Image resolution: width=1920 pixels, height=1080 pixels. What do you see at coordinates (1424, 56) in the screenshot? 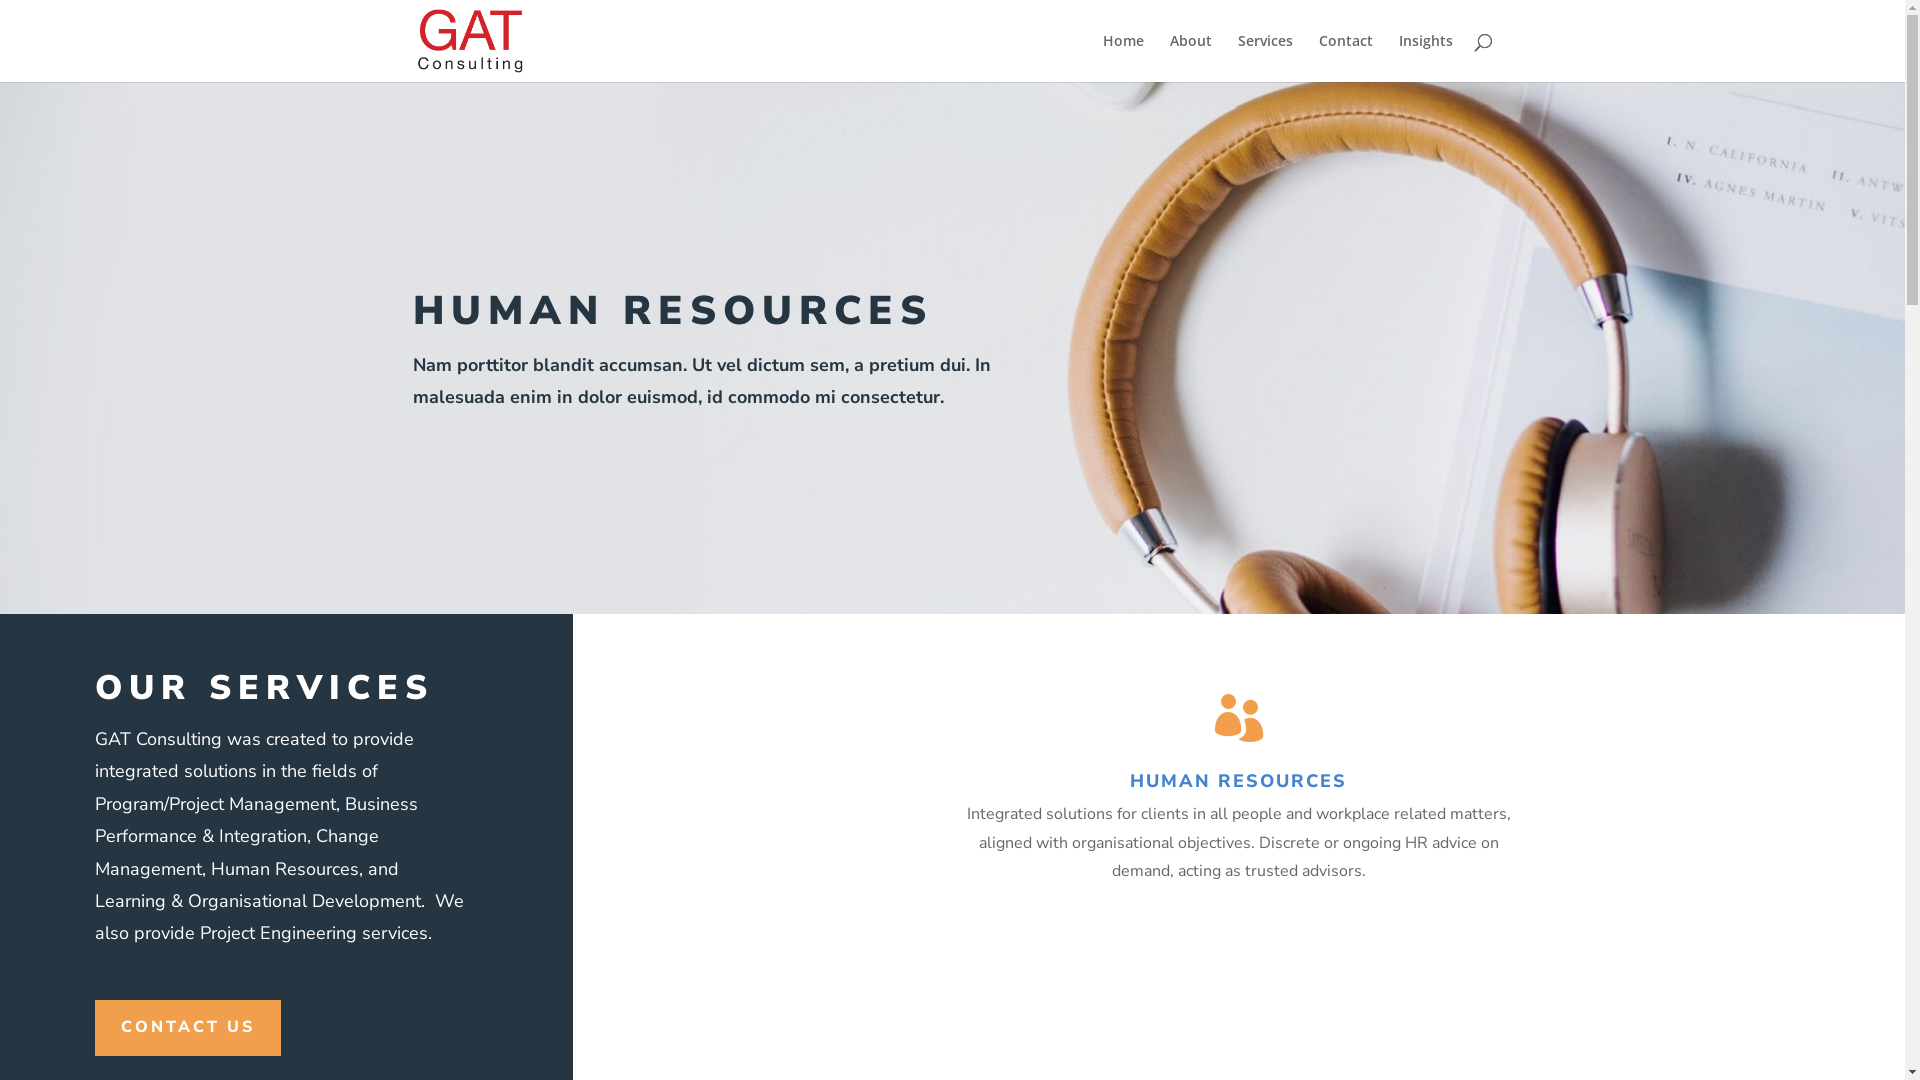
I see `'Insights'` at bounding box center [1424, 56].